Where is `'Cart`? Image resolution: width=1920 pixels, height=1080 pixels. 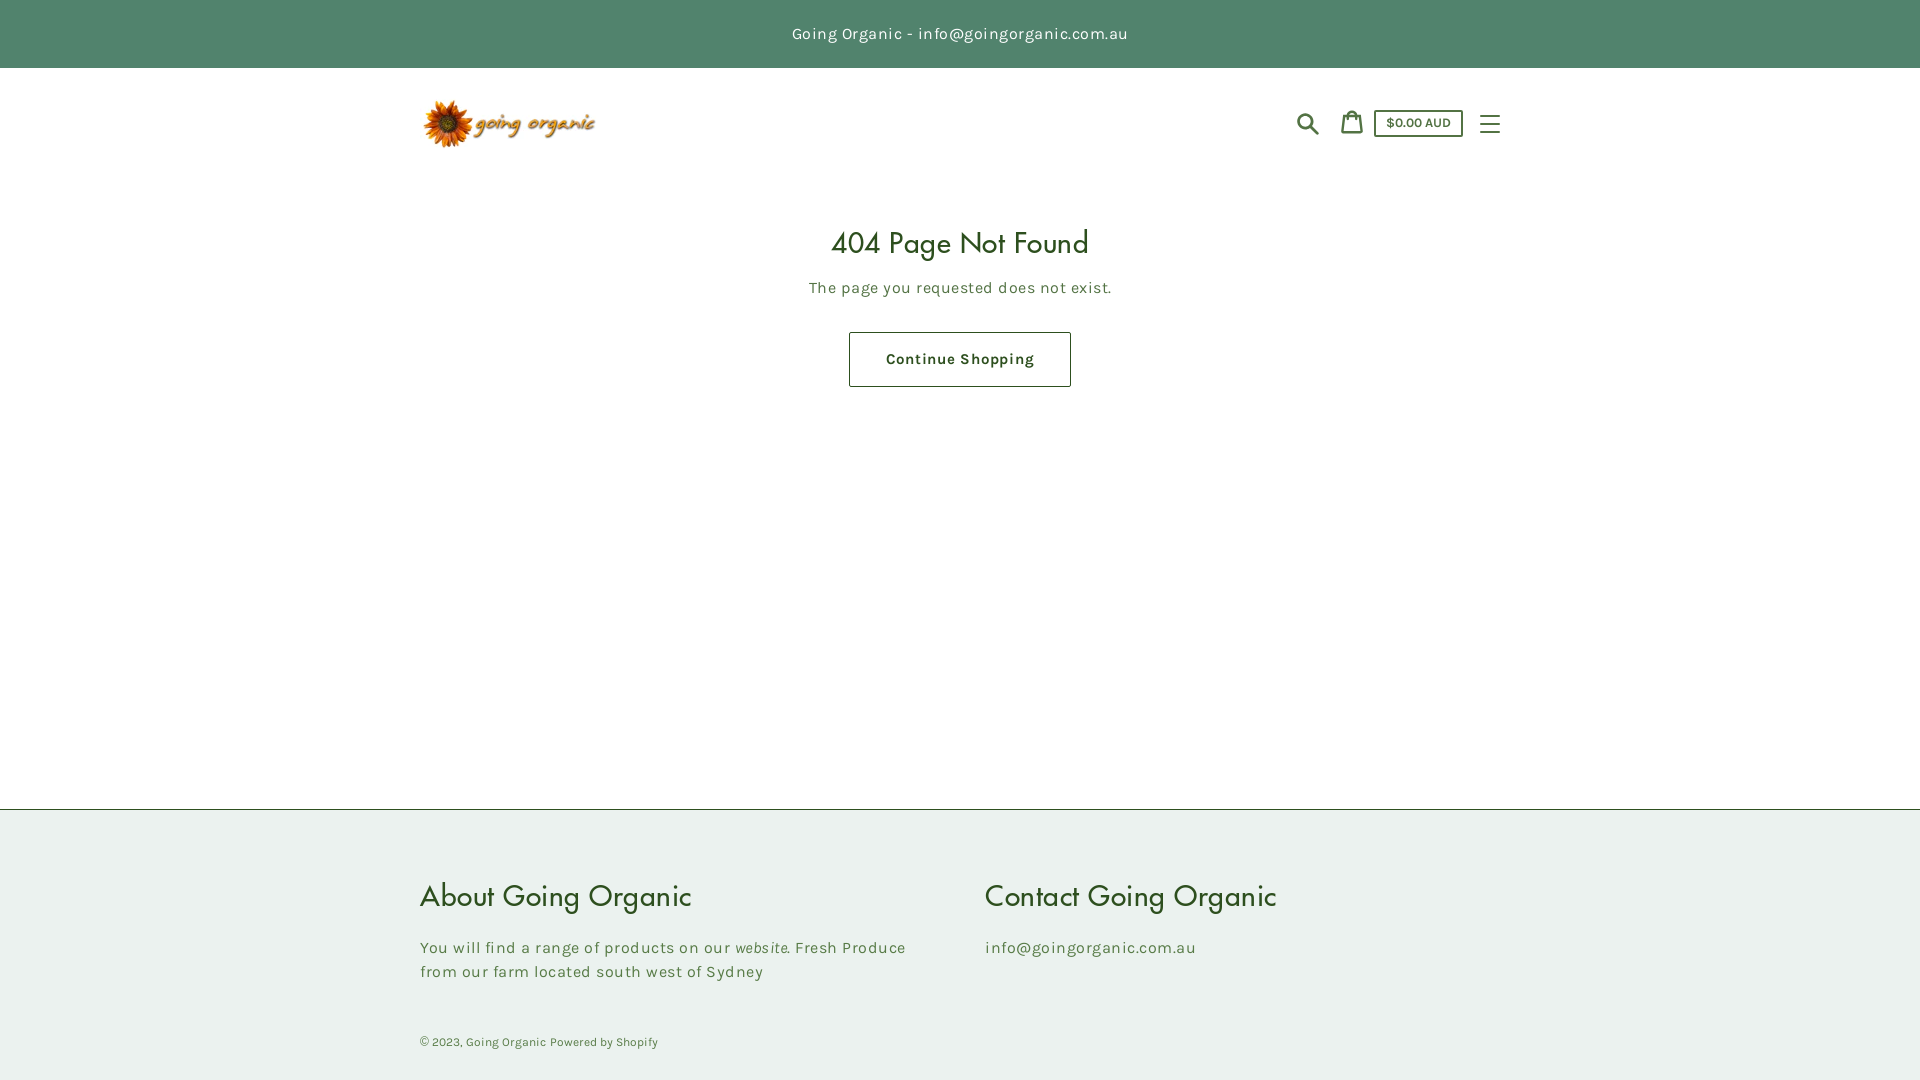
'Cart is located at coordinates (1400, 123).